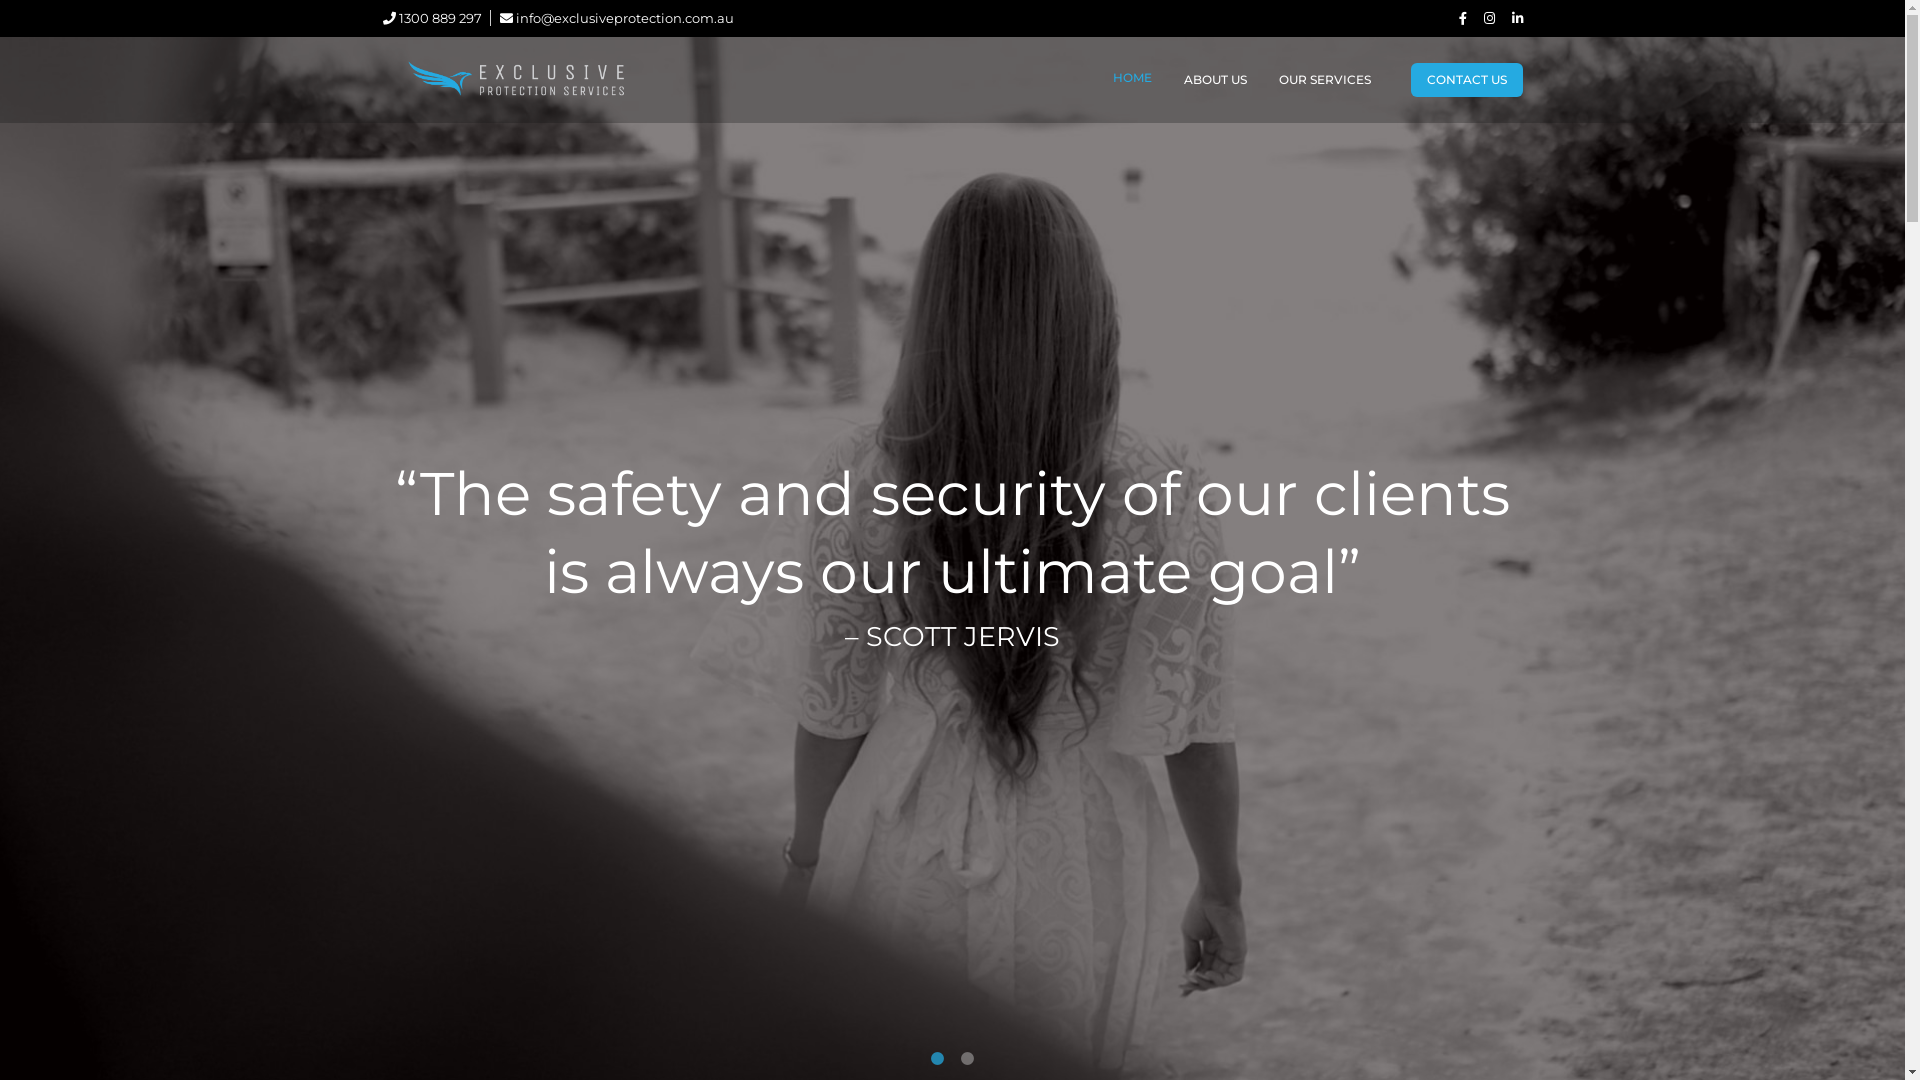 The width and height of the screenshot is (1920, 1080). What do you see at coordinates (430, 18) in the screenshot?
I see `'1300 889 297'` at bounding box center [430, 18].